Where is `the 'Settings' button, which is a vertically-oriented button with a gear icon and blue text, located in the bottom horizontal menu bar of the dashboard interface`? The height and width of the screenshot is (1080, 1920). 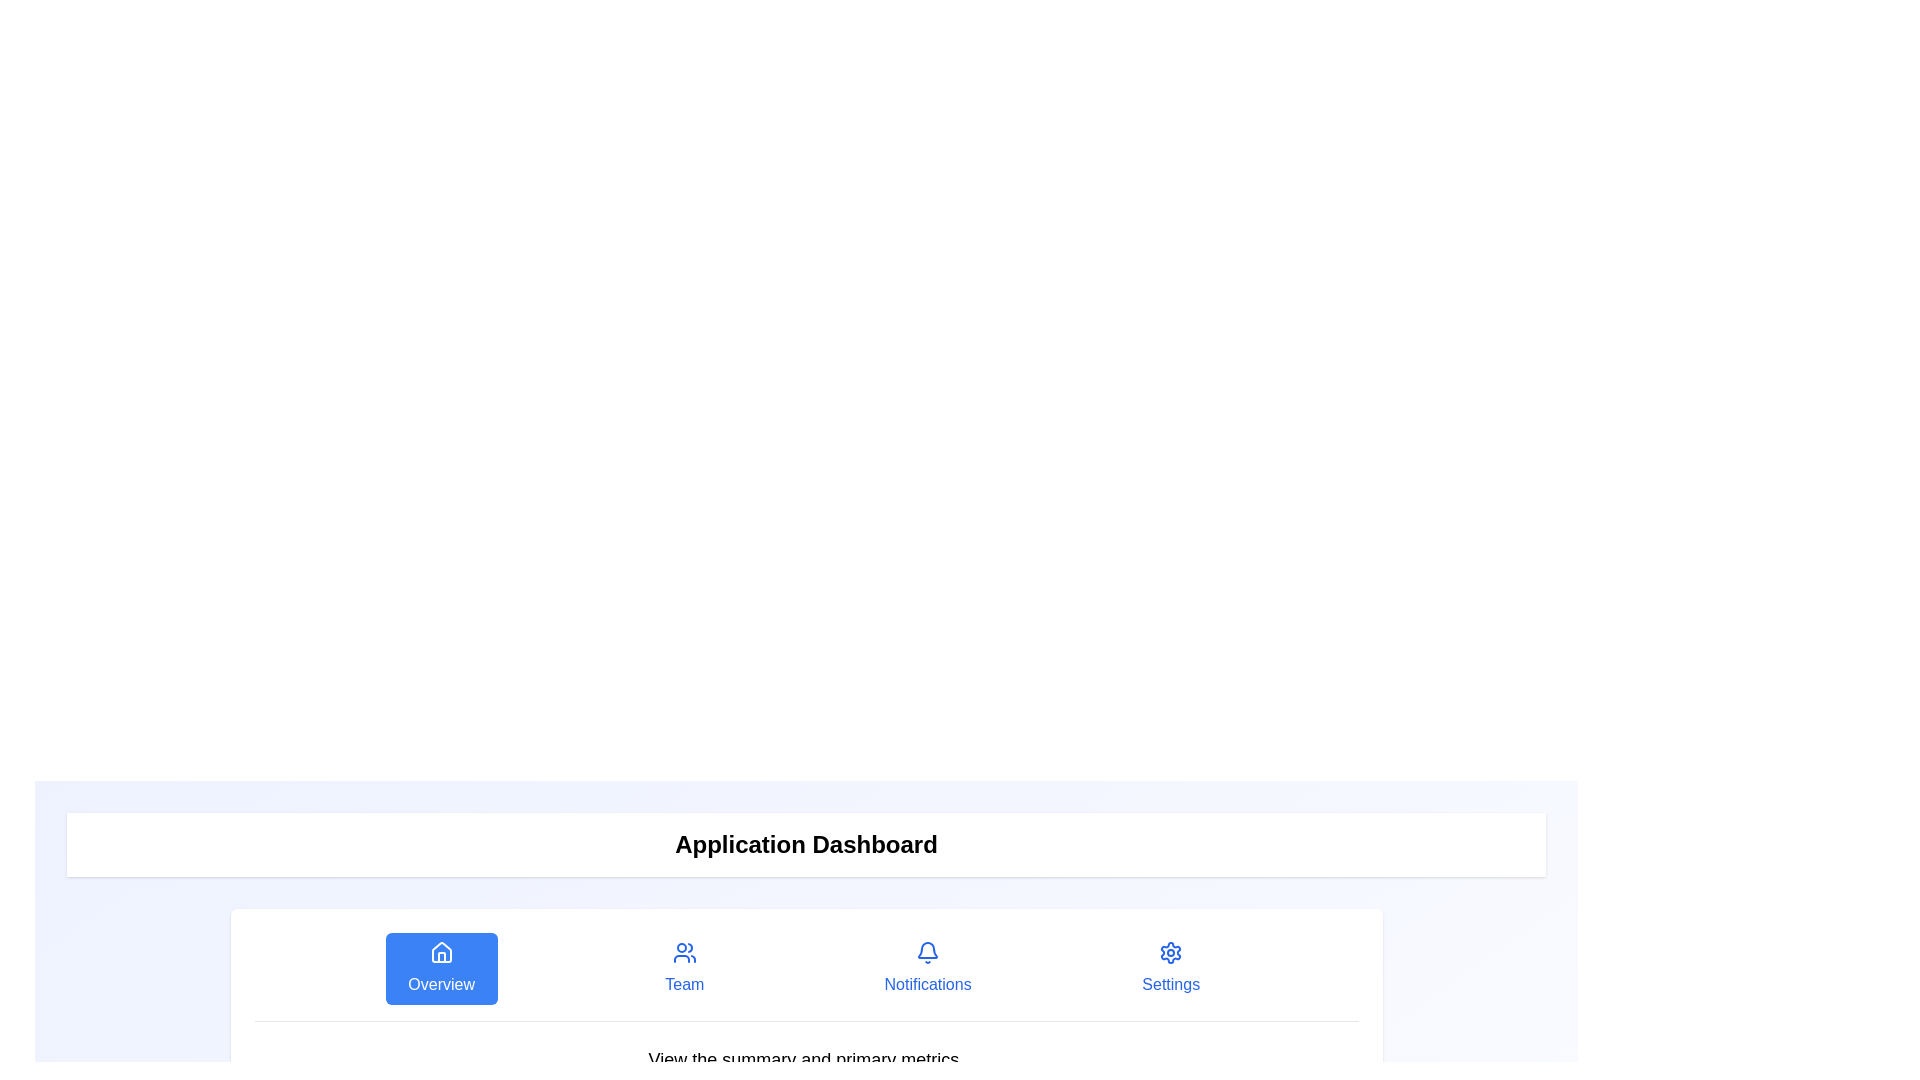 the 'Settings' button, which is a vertically-oriented button with a gear icon and blue text, located in the bottom horizontal menu bar of the dashboard interface is located at coordinates (1171, 967).